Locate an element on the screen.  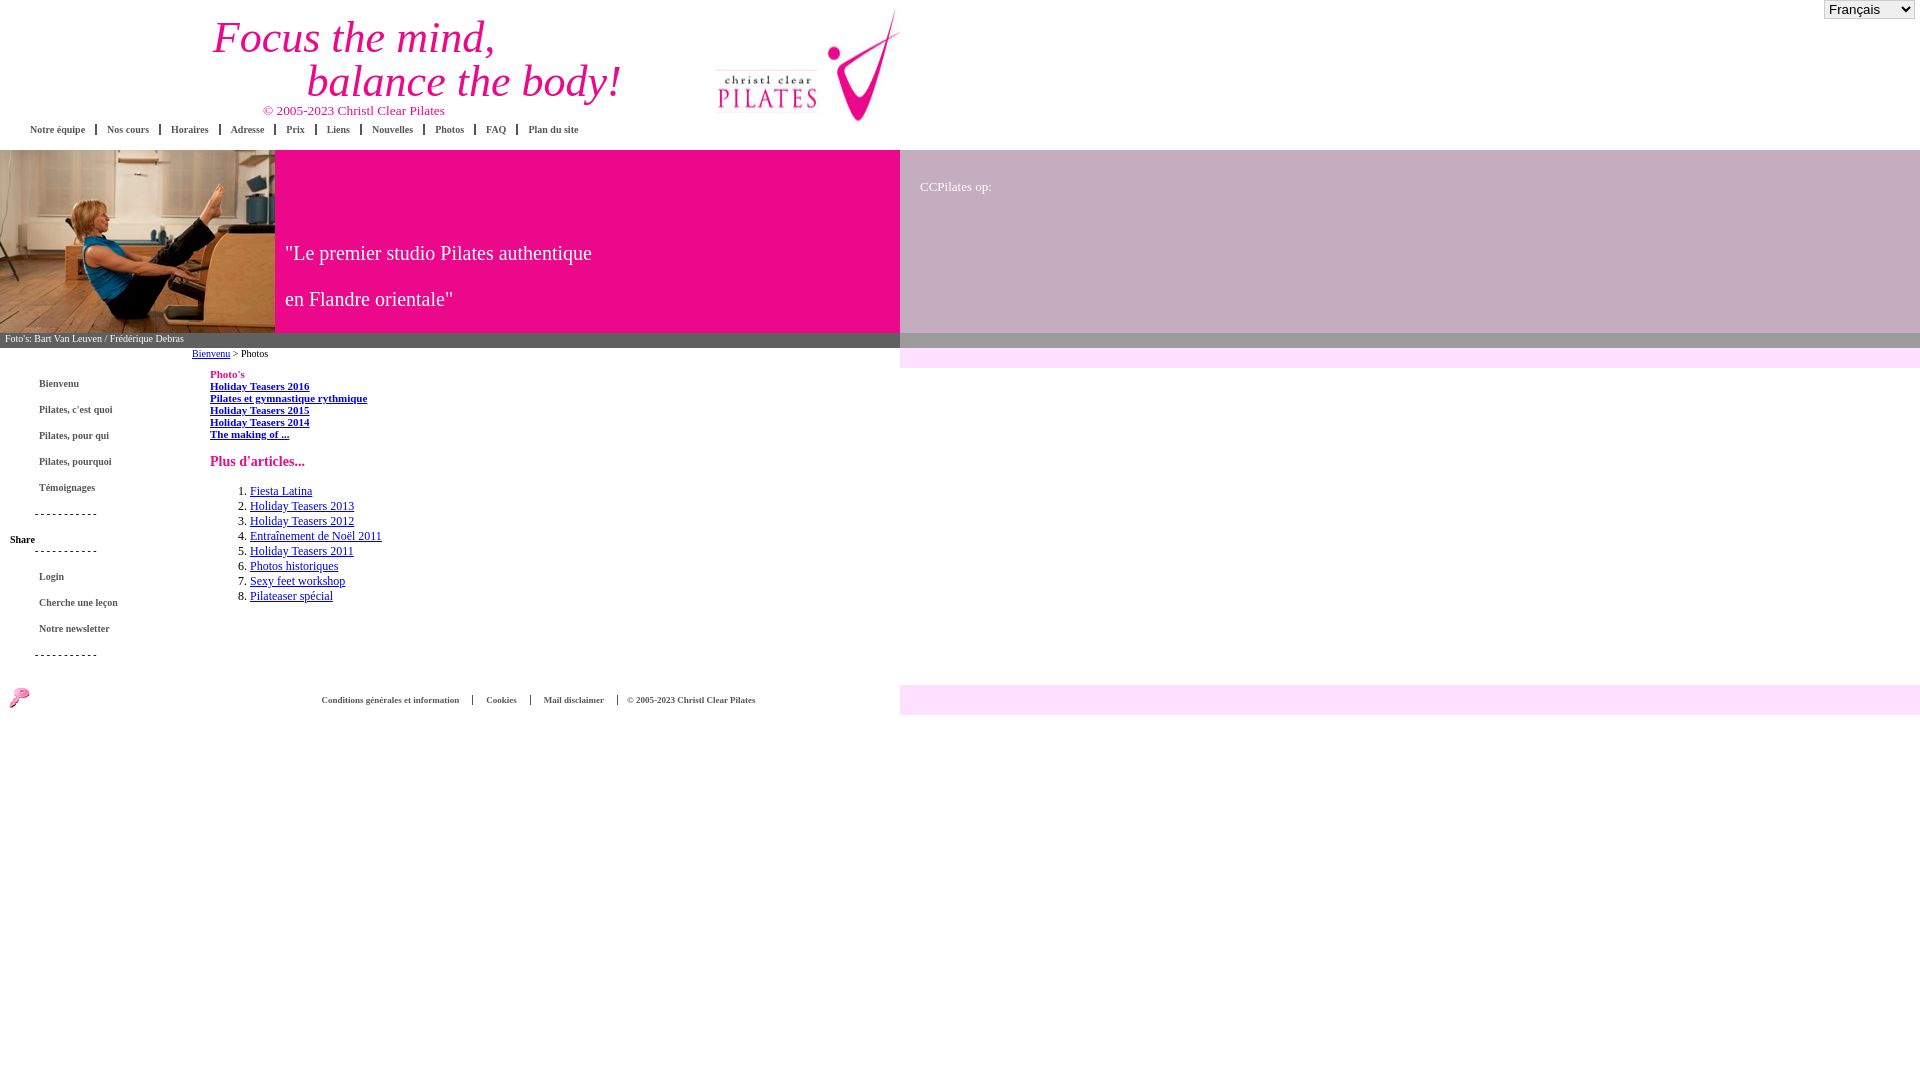
'Holiday Teasers 2016' is located at coordinates (258, 385).